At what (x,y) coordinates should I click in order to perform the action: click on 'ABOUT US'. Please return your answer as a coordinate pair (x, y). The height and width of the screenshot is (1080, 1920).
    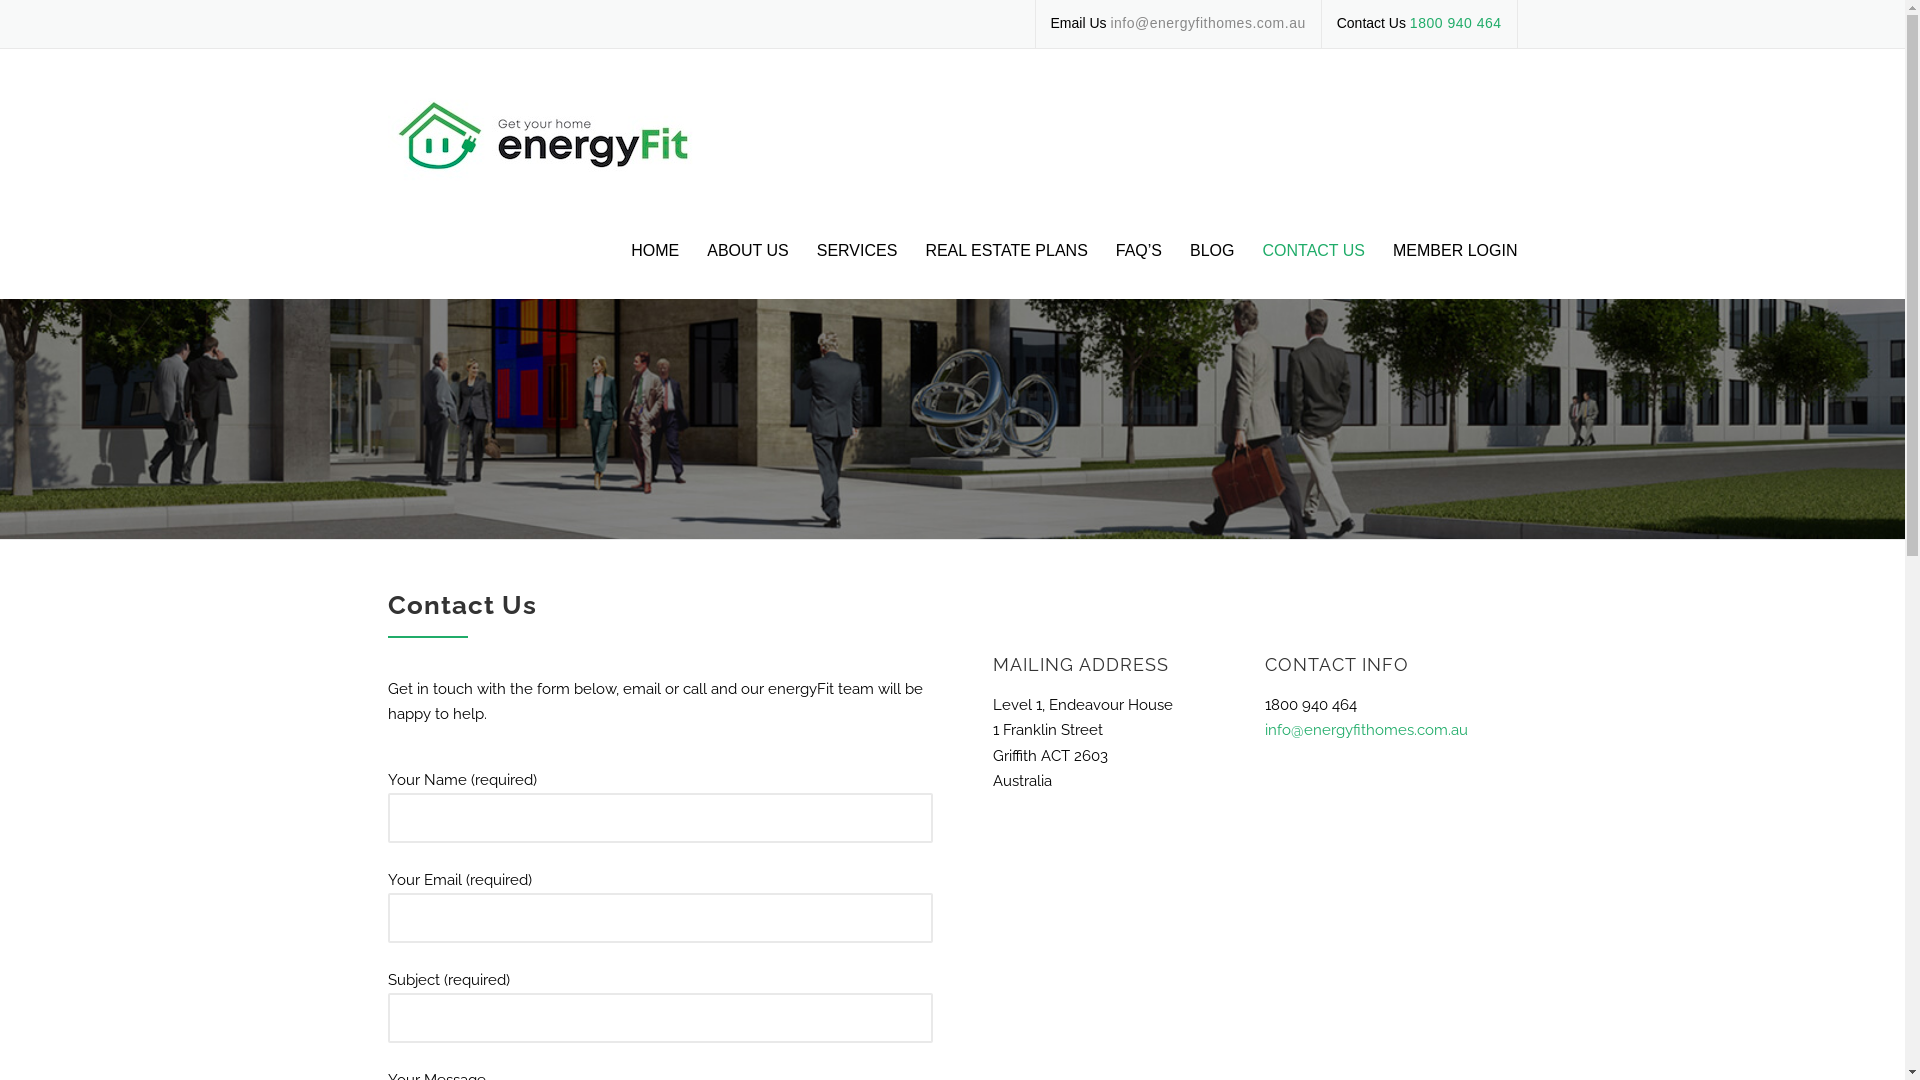
    Looking at the image, I should click on (747, 266).